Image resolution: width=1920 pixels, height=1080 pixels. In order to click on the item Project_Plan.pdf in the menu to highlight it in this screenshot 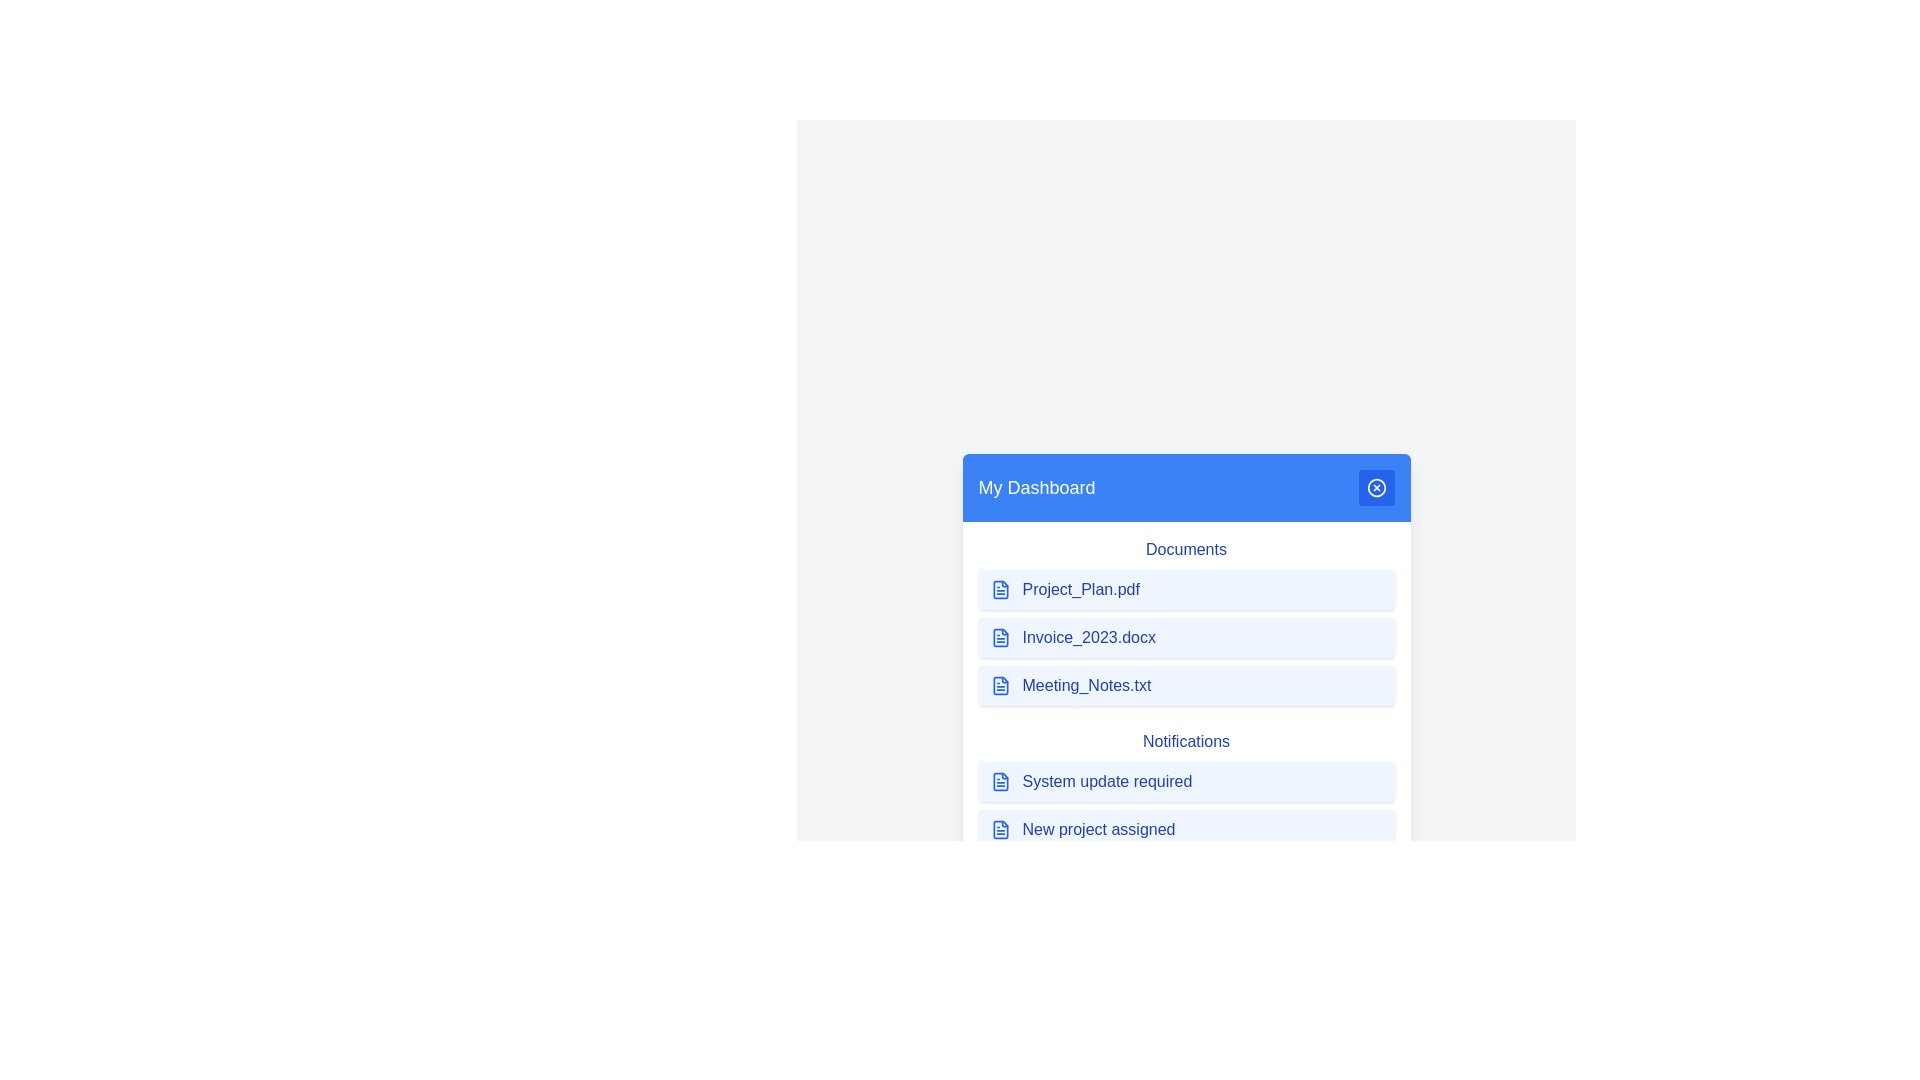, I will do `click(1186, 589)`.